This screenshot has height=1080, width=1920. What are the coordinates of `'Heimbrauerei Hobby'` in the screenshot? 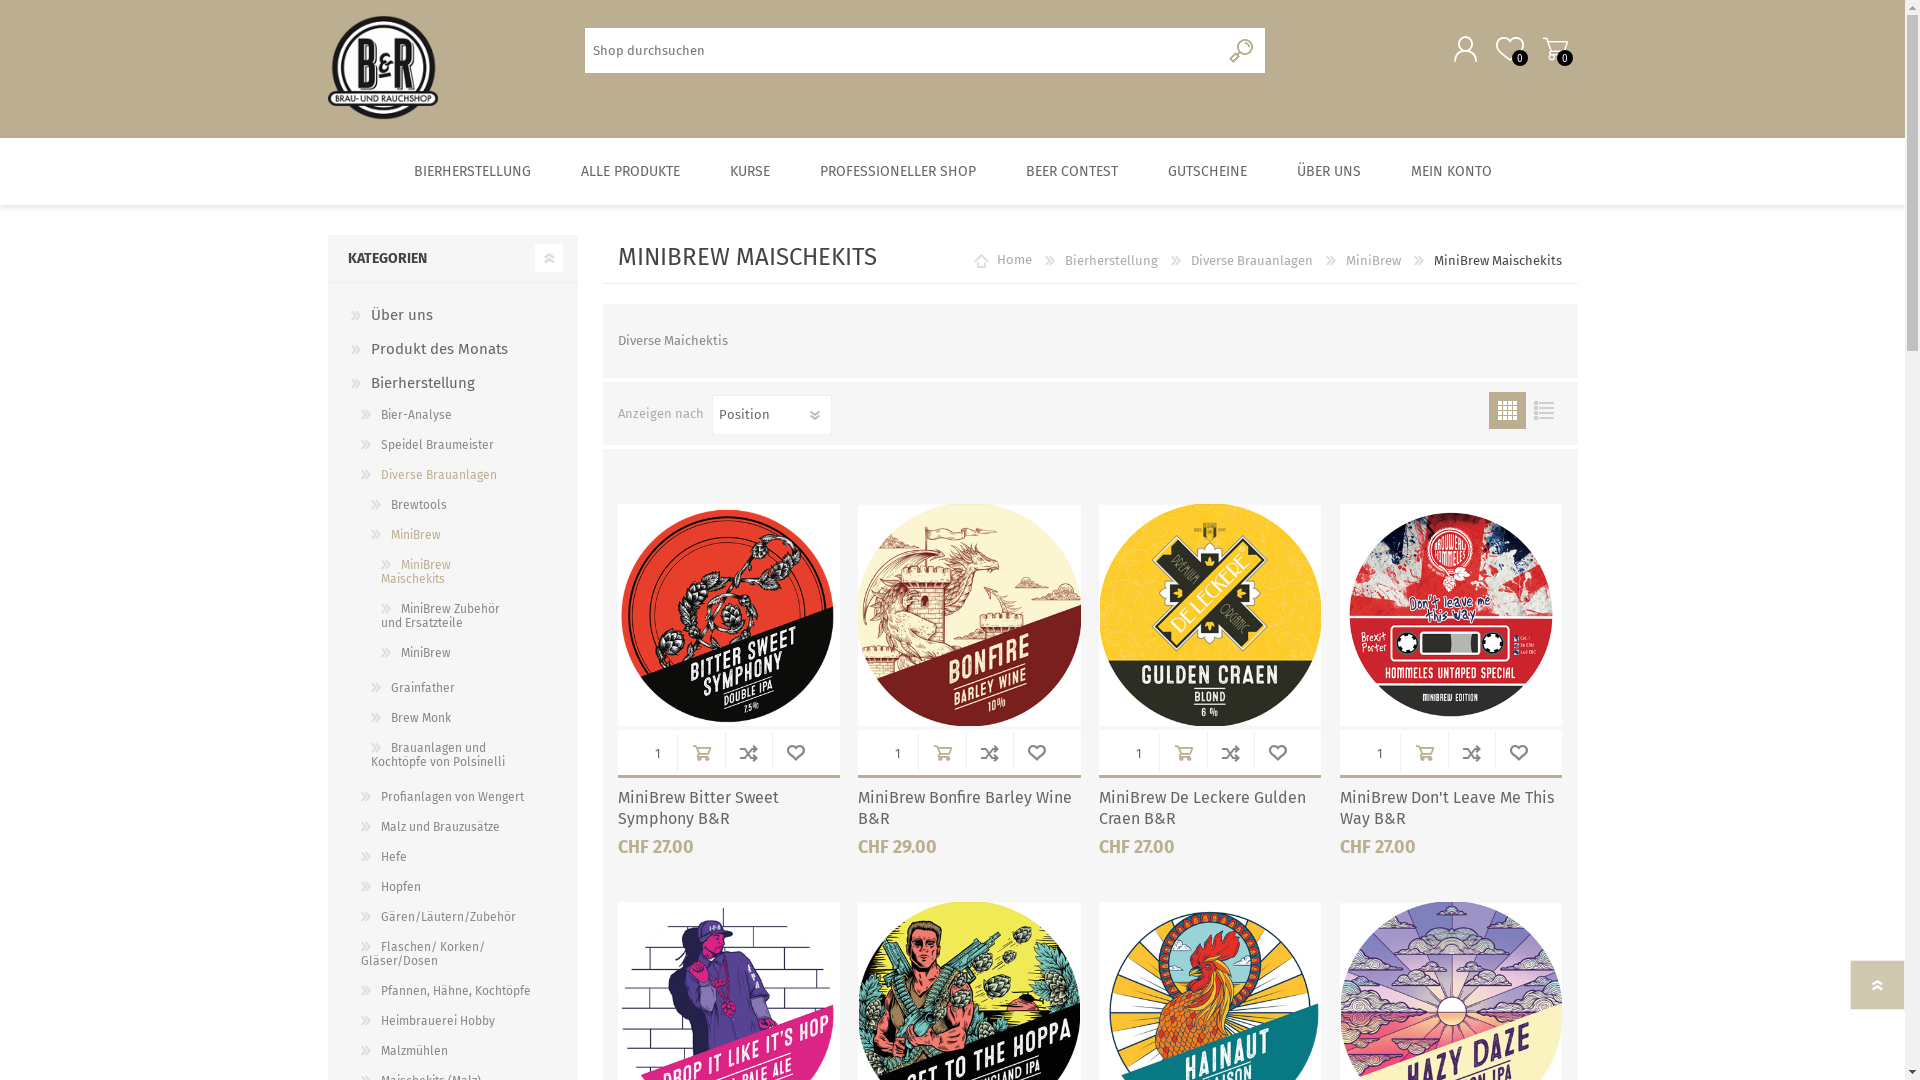 It's located at (426, 1021).